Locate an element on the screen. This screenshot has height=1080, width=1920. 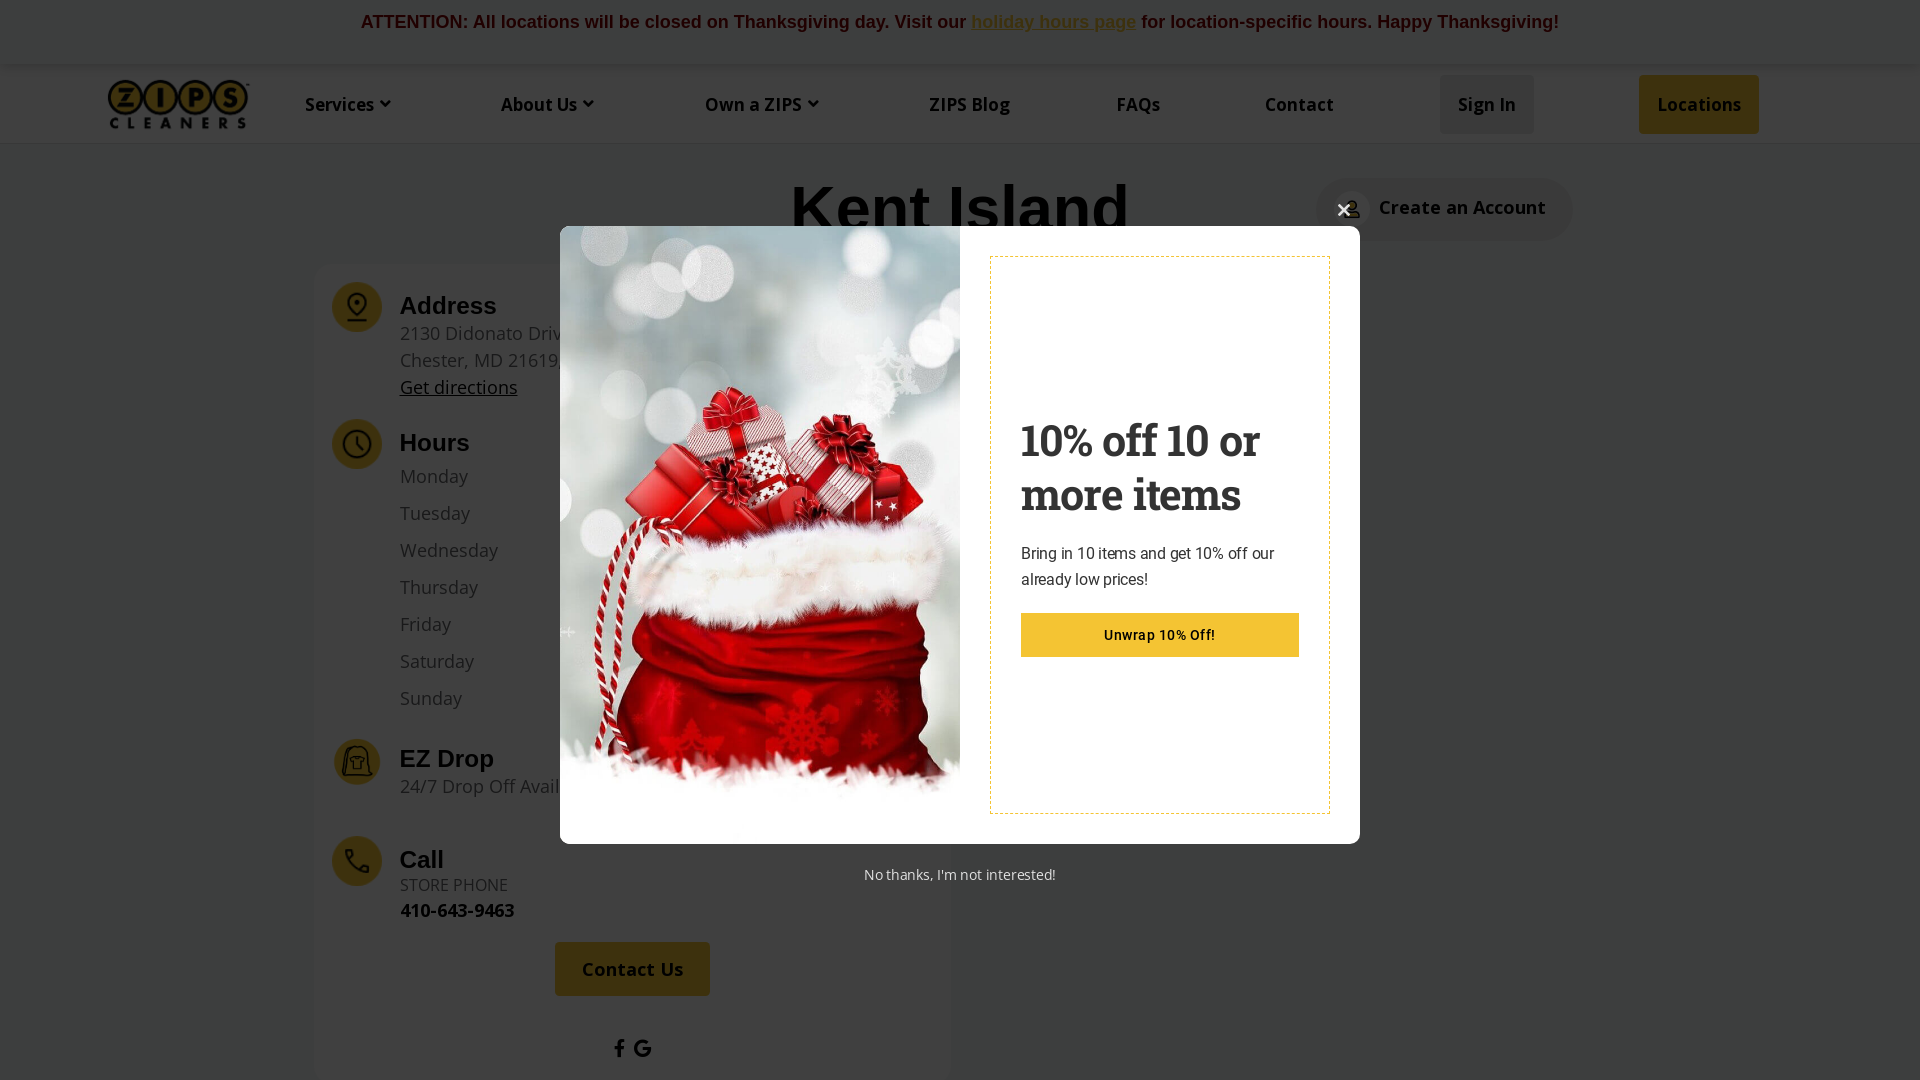
'Own a ZIPS' is located at coordinates (705, 104).